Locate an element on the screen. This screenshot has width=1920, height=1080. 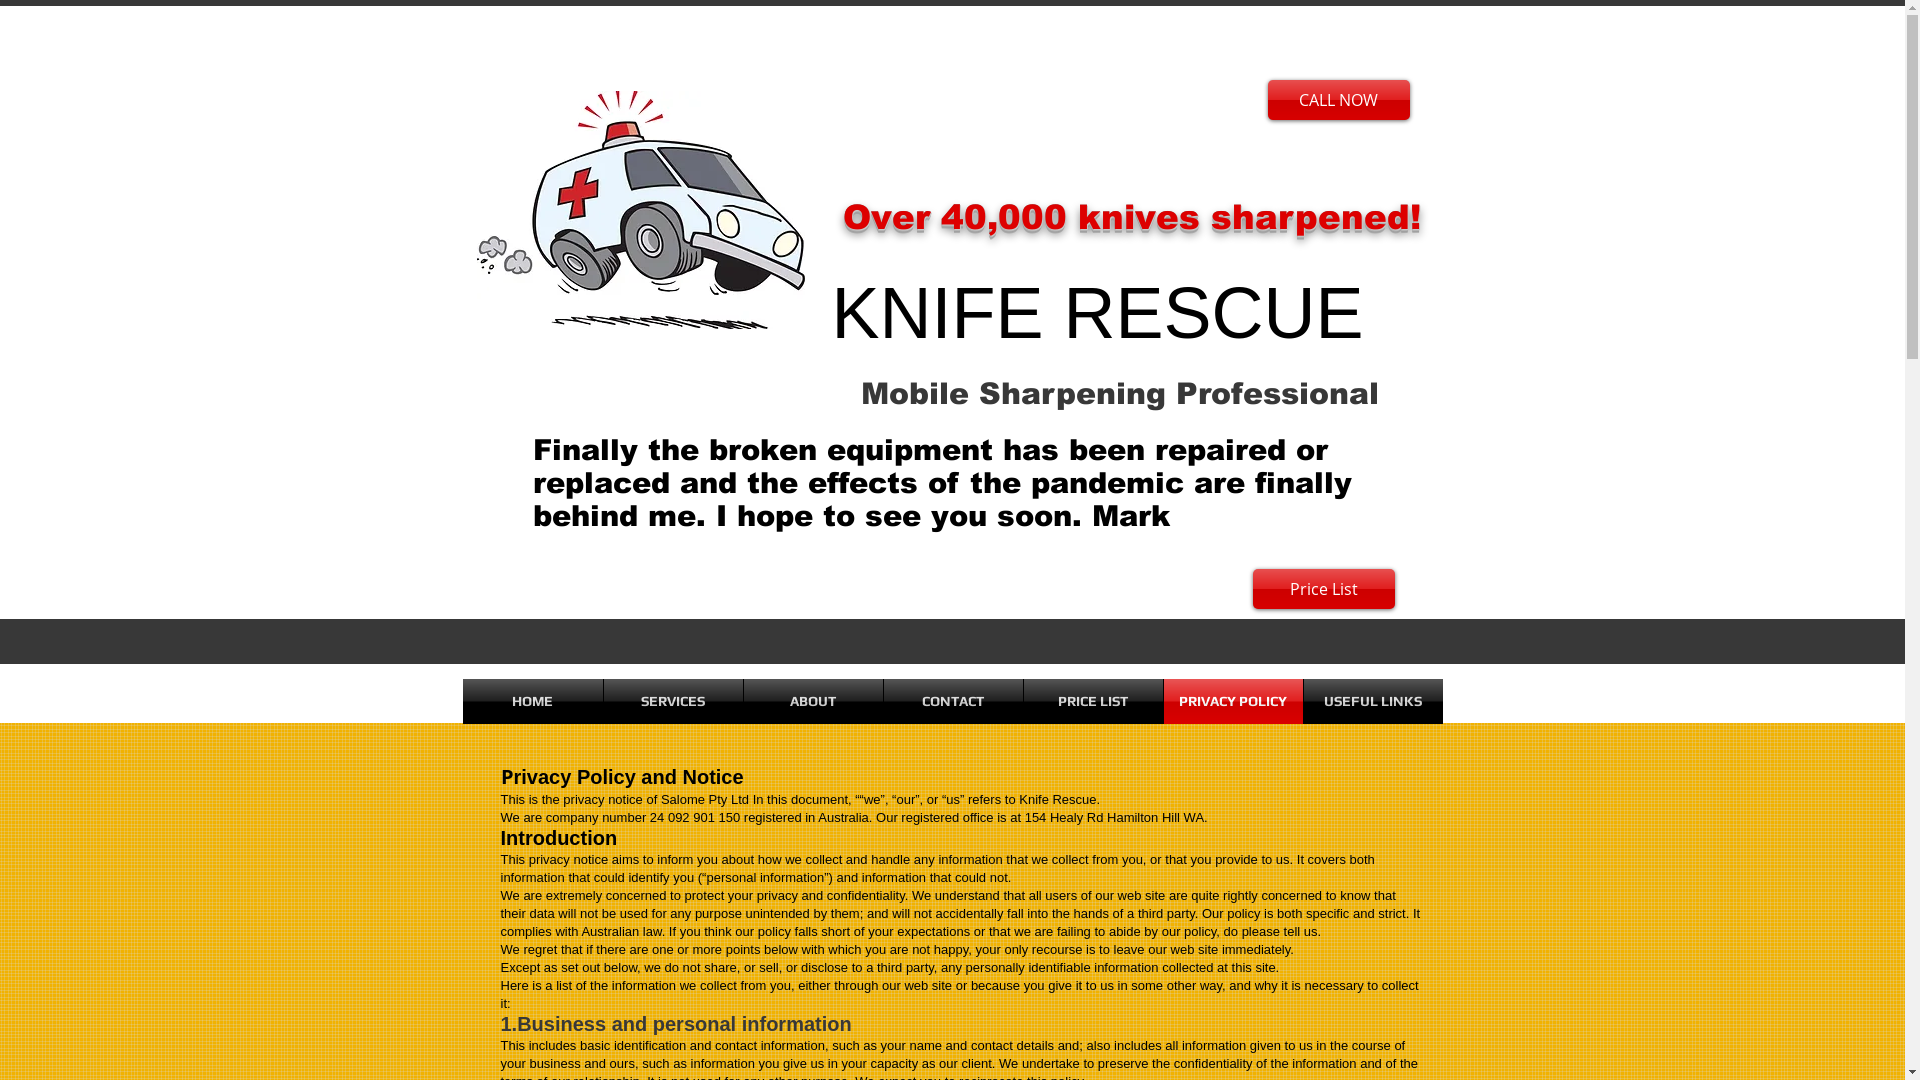
'PRICE LIST' is located at coordinates (1092, 700).